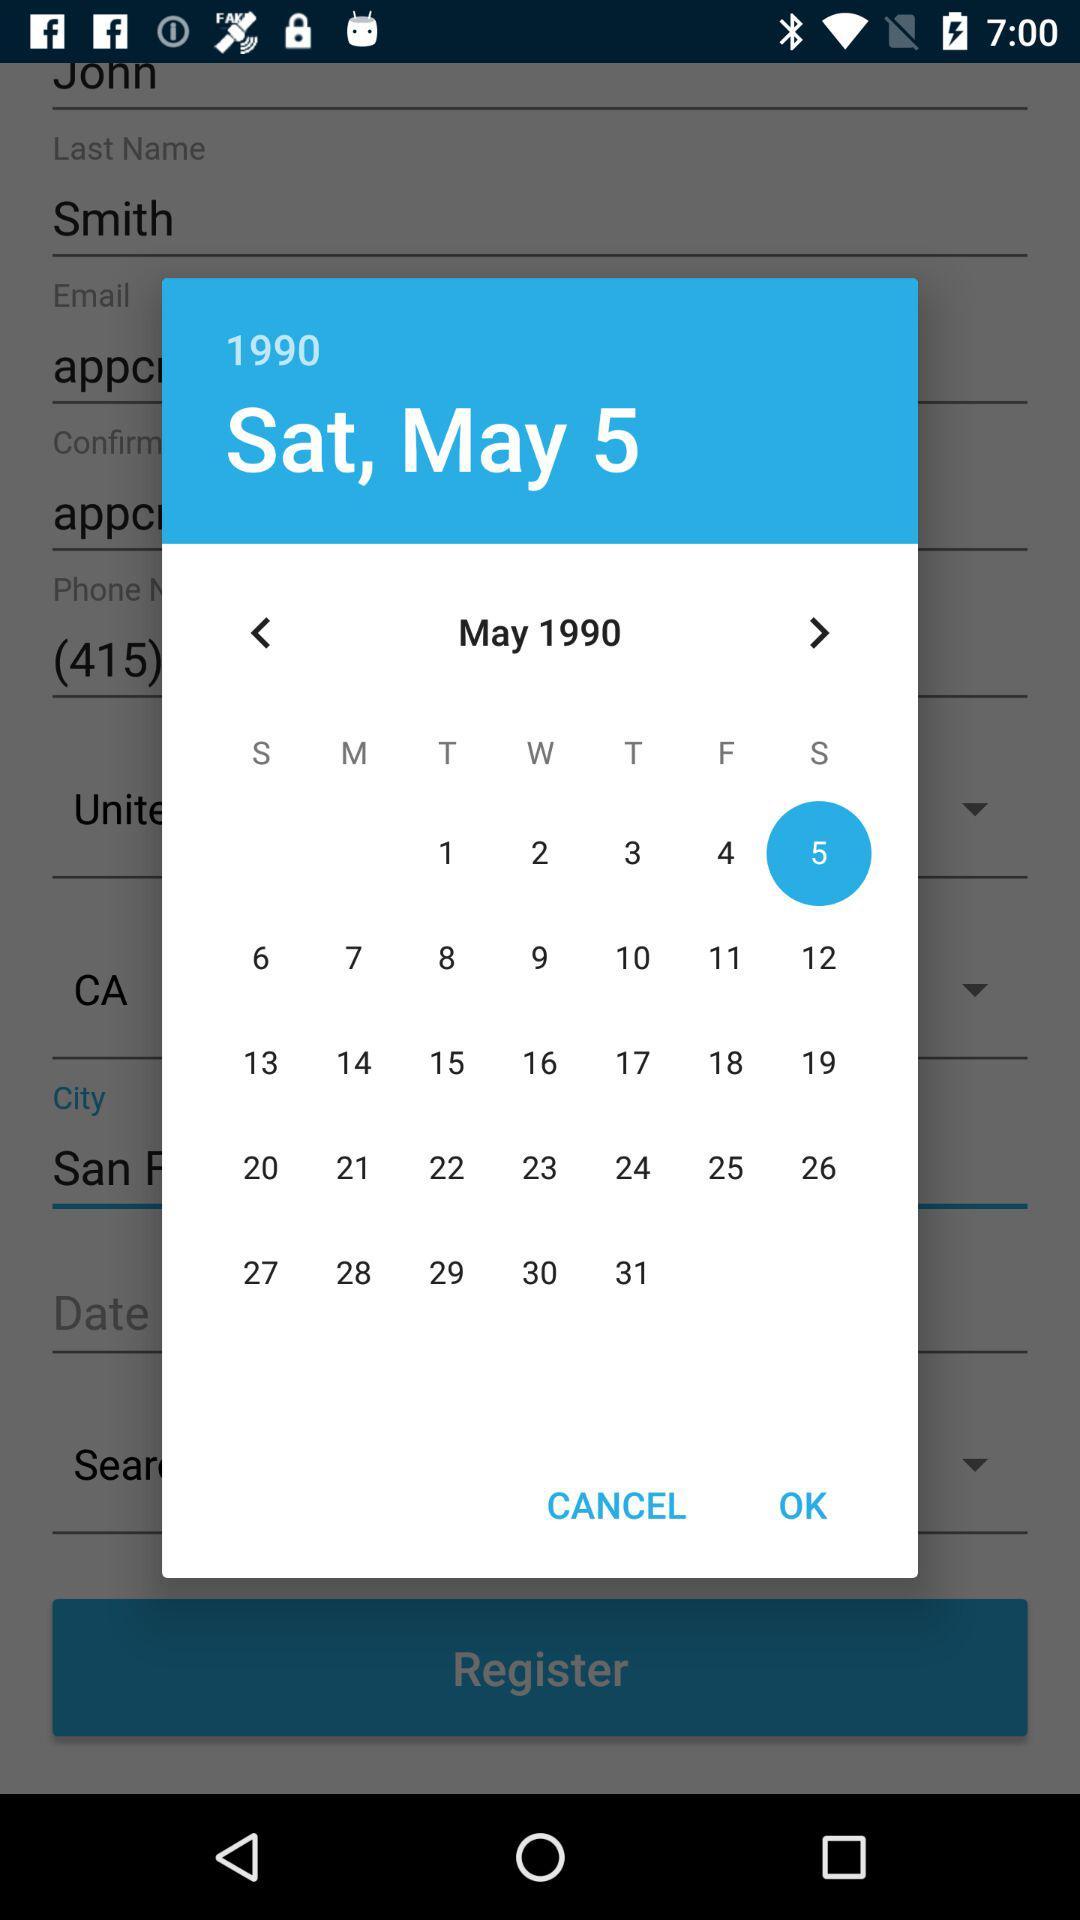 The height and width of the screenshot is (1920, 1080). I want to click on the cancel item, so click(615, 1504).